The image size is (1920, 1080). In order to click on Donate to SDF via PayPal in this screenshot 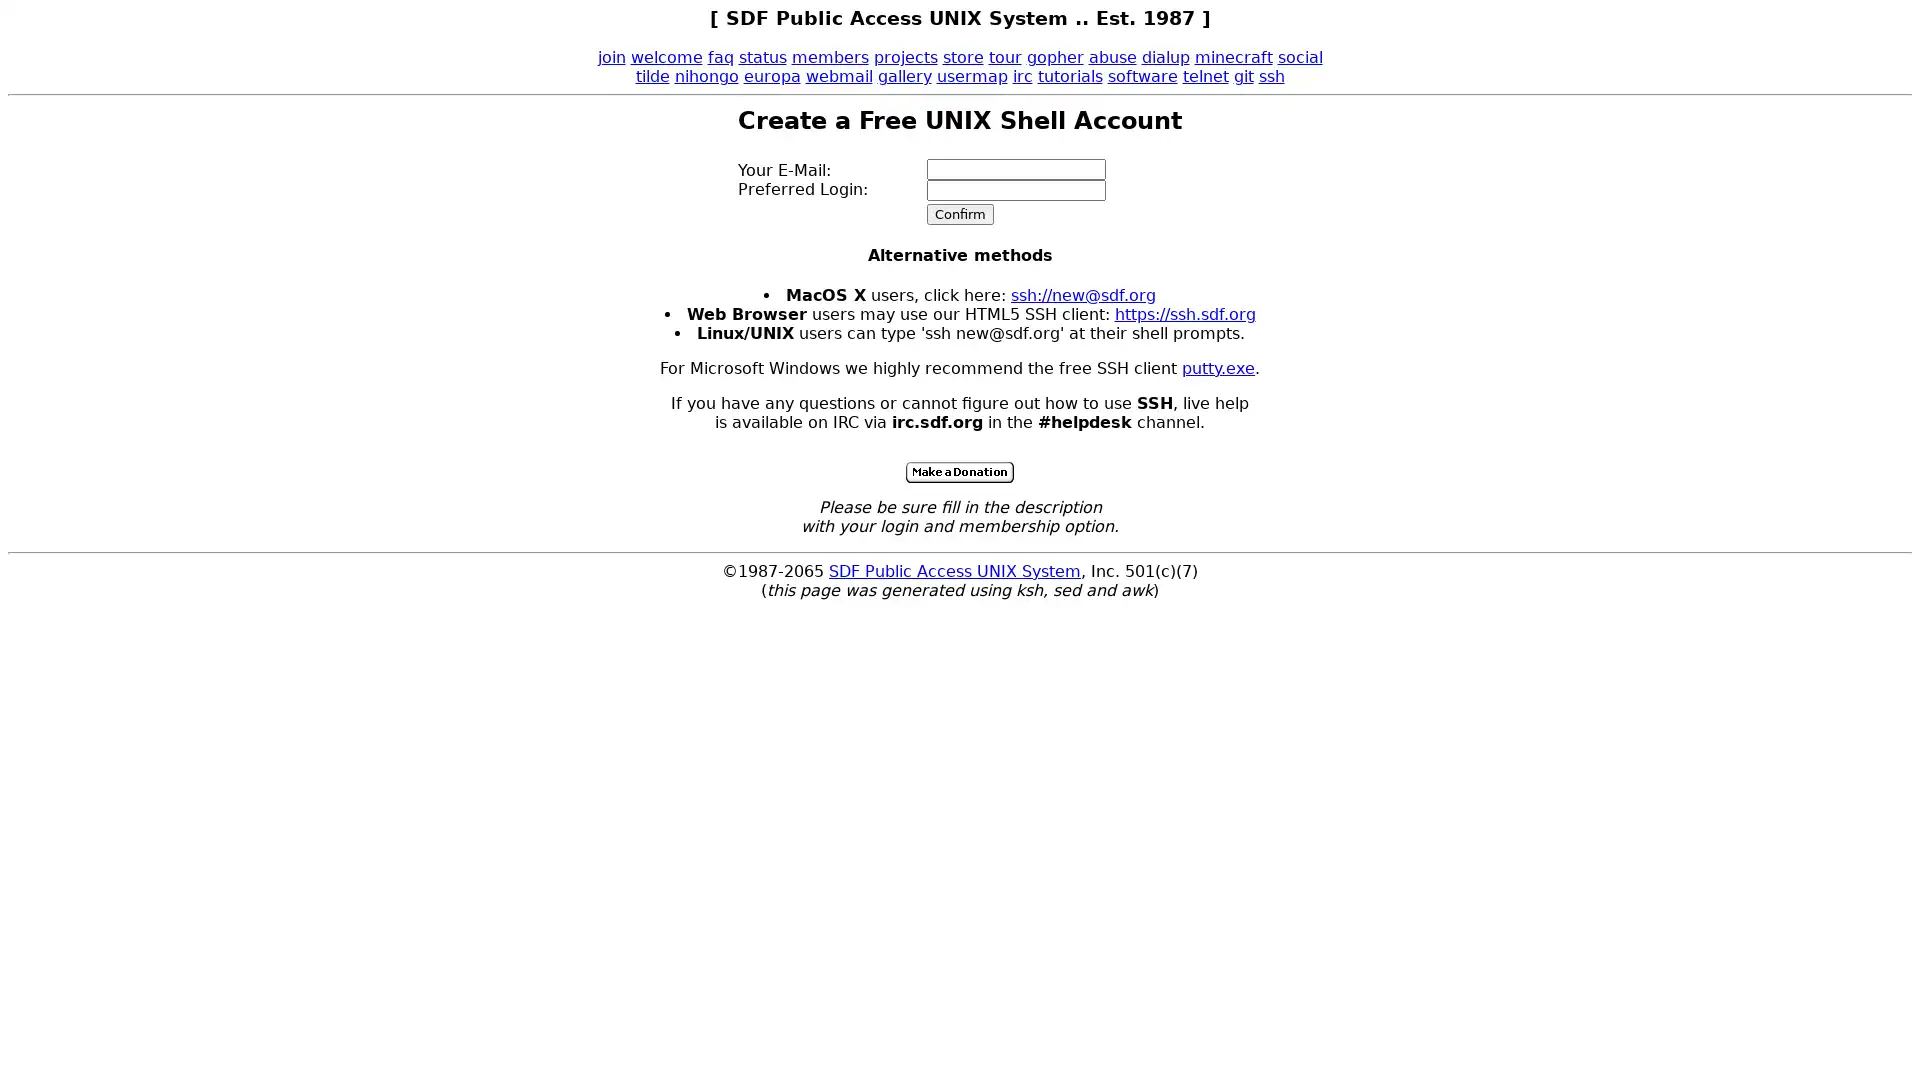, I will do `click(960, 472)`.